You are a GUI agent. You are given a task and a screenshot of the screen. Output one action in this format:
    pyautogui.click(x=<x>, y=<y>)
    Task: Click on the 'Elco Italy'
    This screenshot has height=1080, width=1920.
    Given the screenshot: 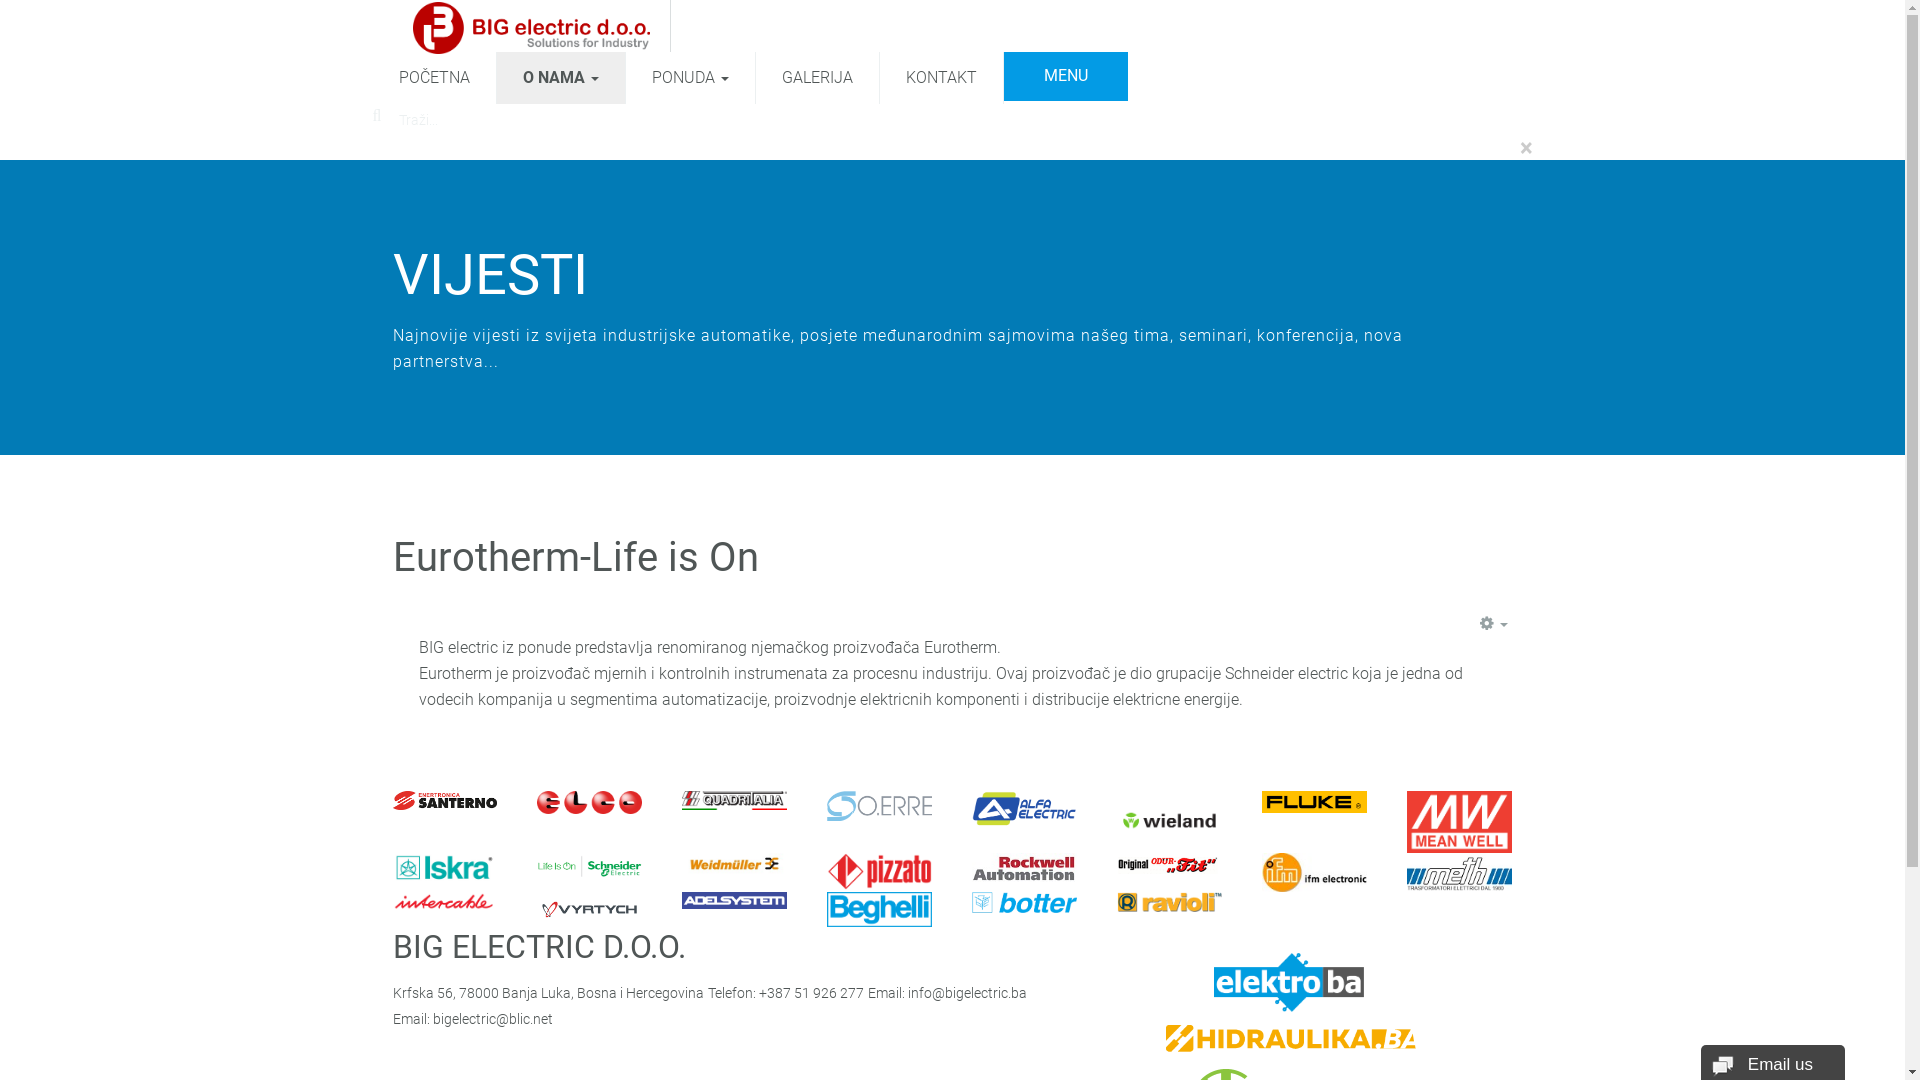 What is the action you would take?
    pyautogui.click(x=588, y=801)
    